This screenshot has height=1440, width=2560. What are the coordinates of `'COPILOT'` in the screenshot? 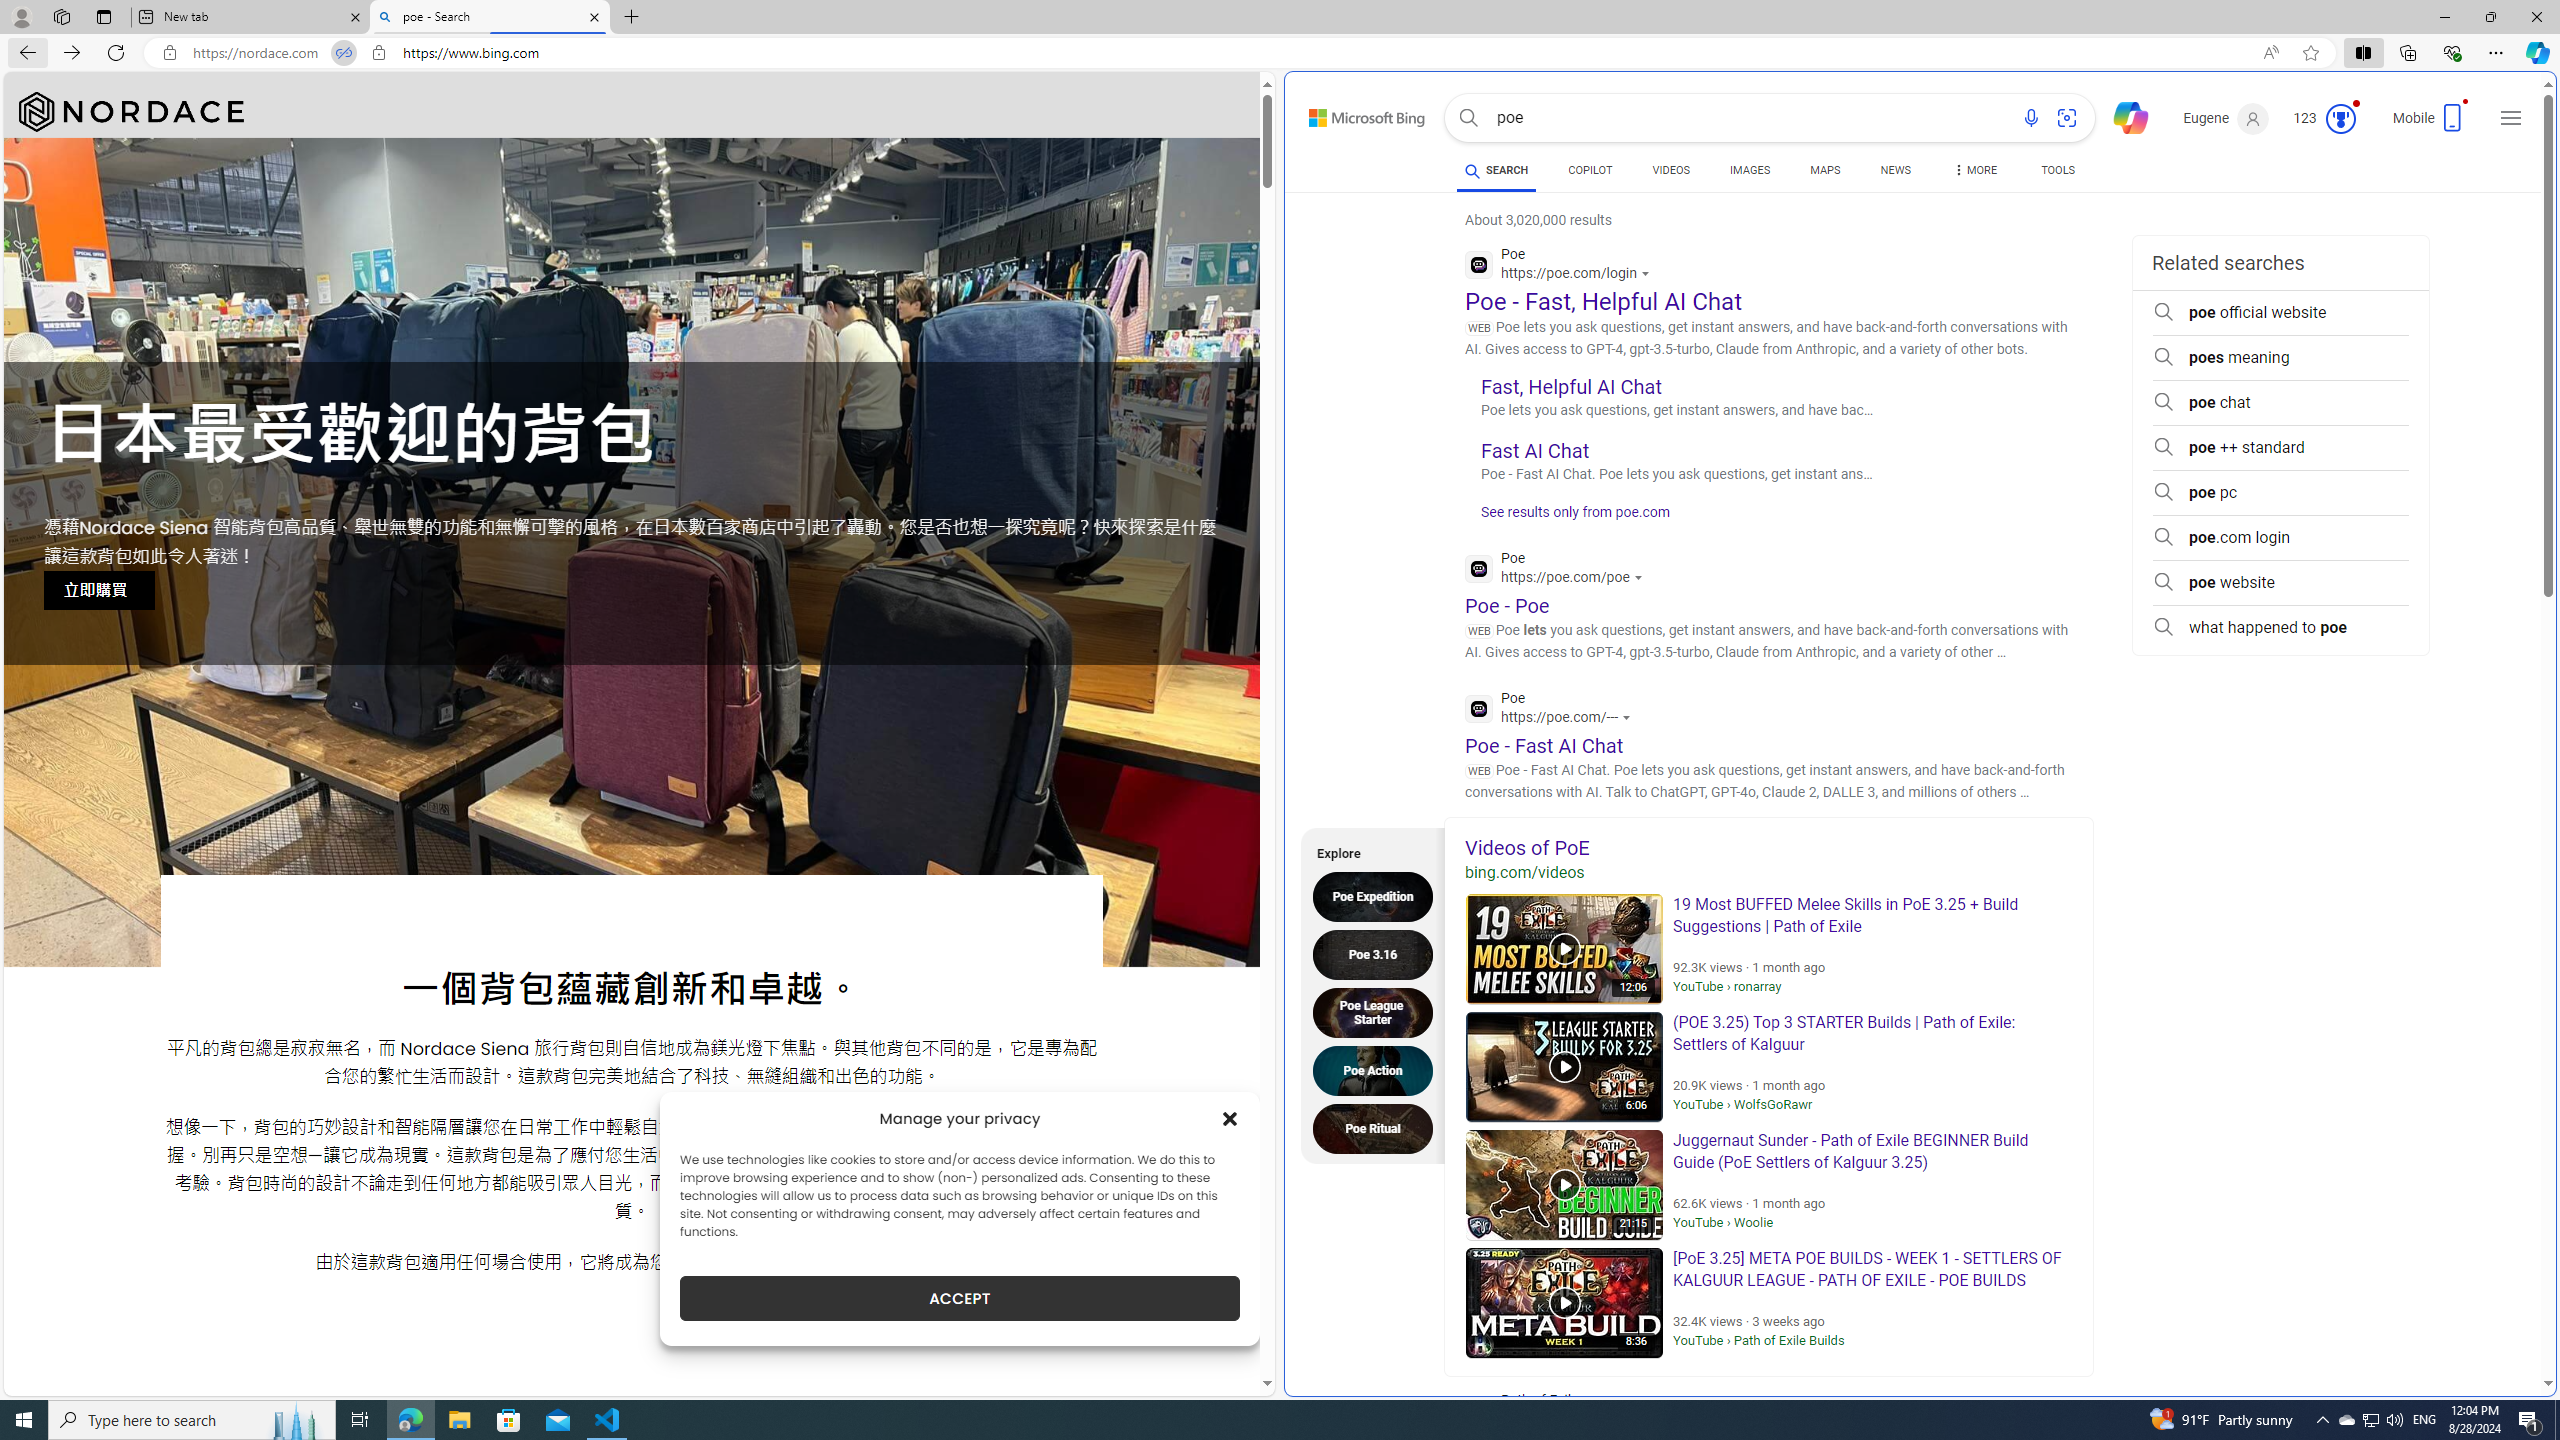 It's located at (1589, 169).